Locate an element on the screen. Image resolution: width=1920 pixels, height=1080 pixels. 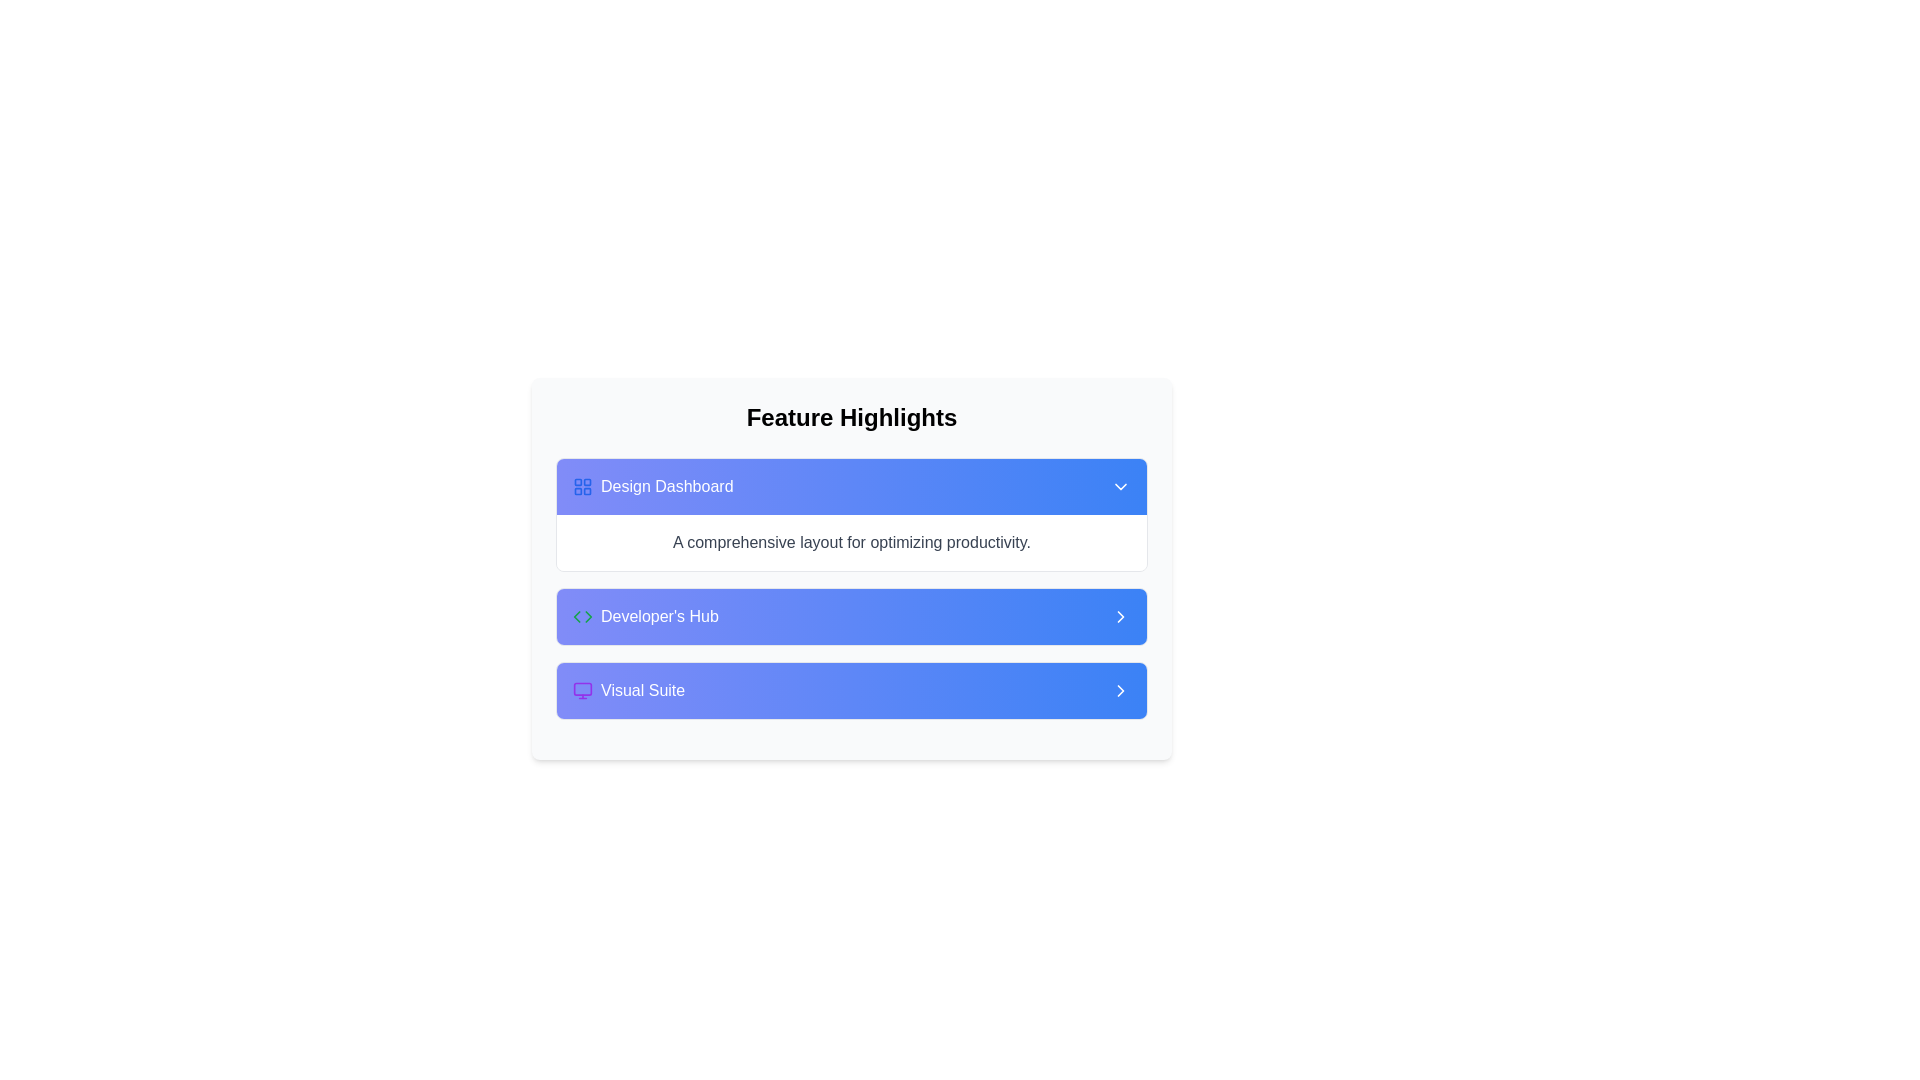
the rightward-pointing chevron icon located at the far-right end of the 'Visual Suite' button is located at coordinates (1121, 689).